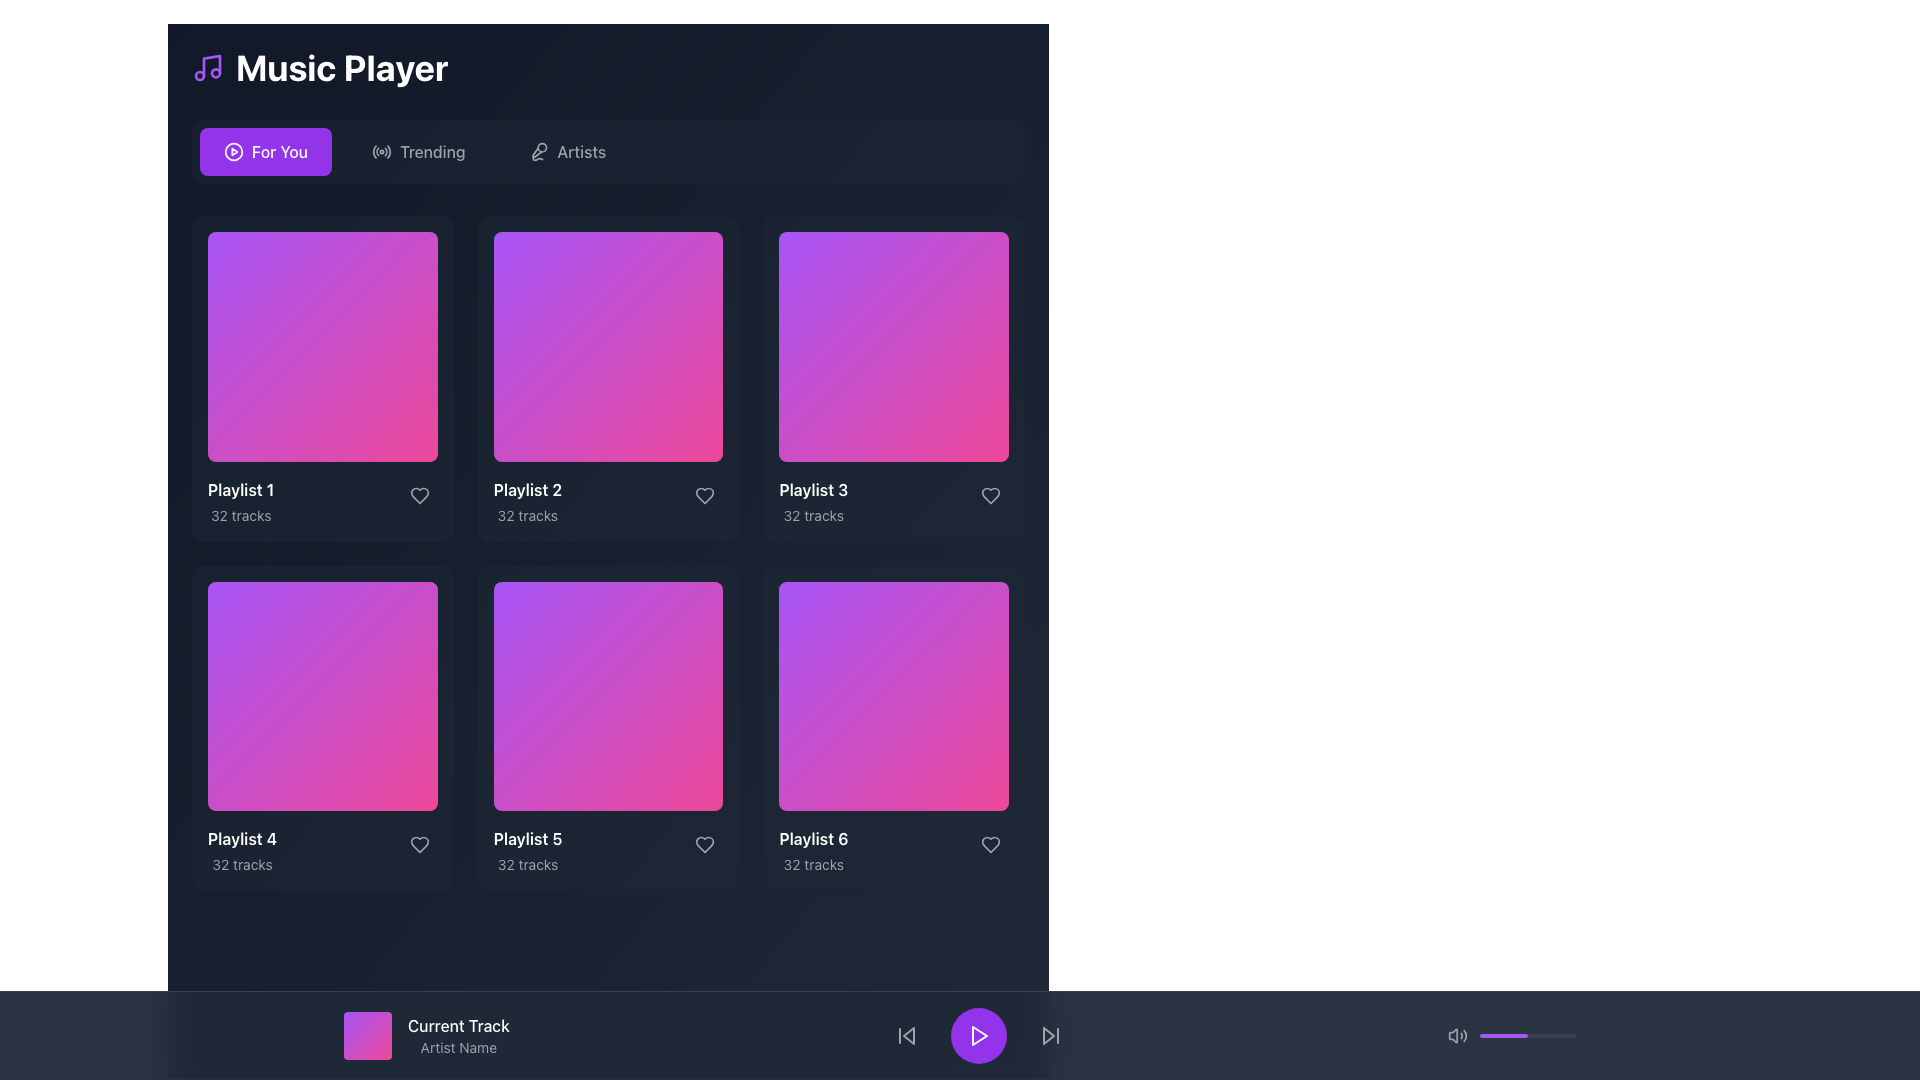  What do you see at coordinates (990, 495) in the screenshot?
I see `the heart-shaped icon in the lower-right corner of 'Playlist 3'` at bounding box center [990, 495].